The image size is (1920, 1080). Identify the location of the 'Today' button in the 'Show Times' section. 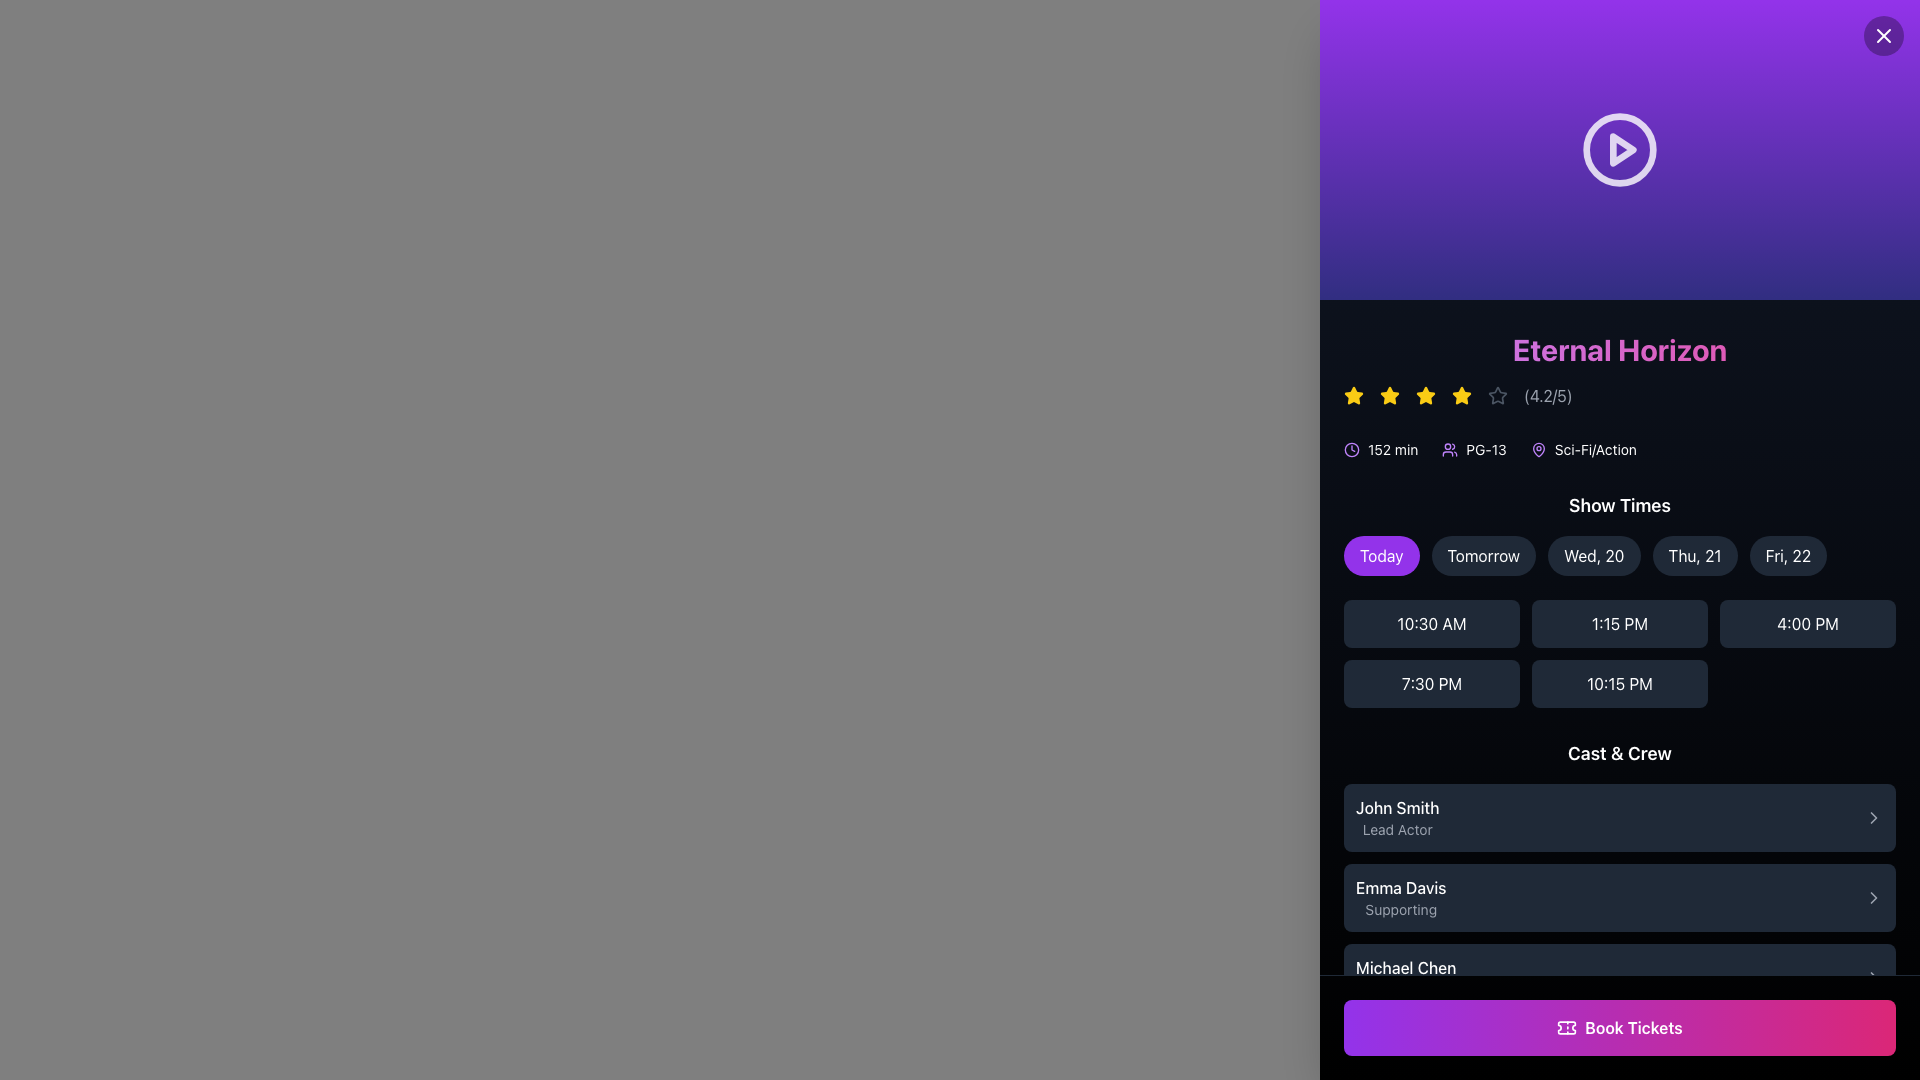
(1380, 555).